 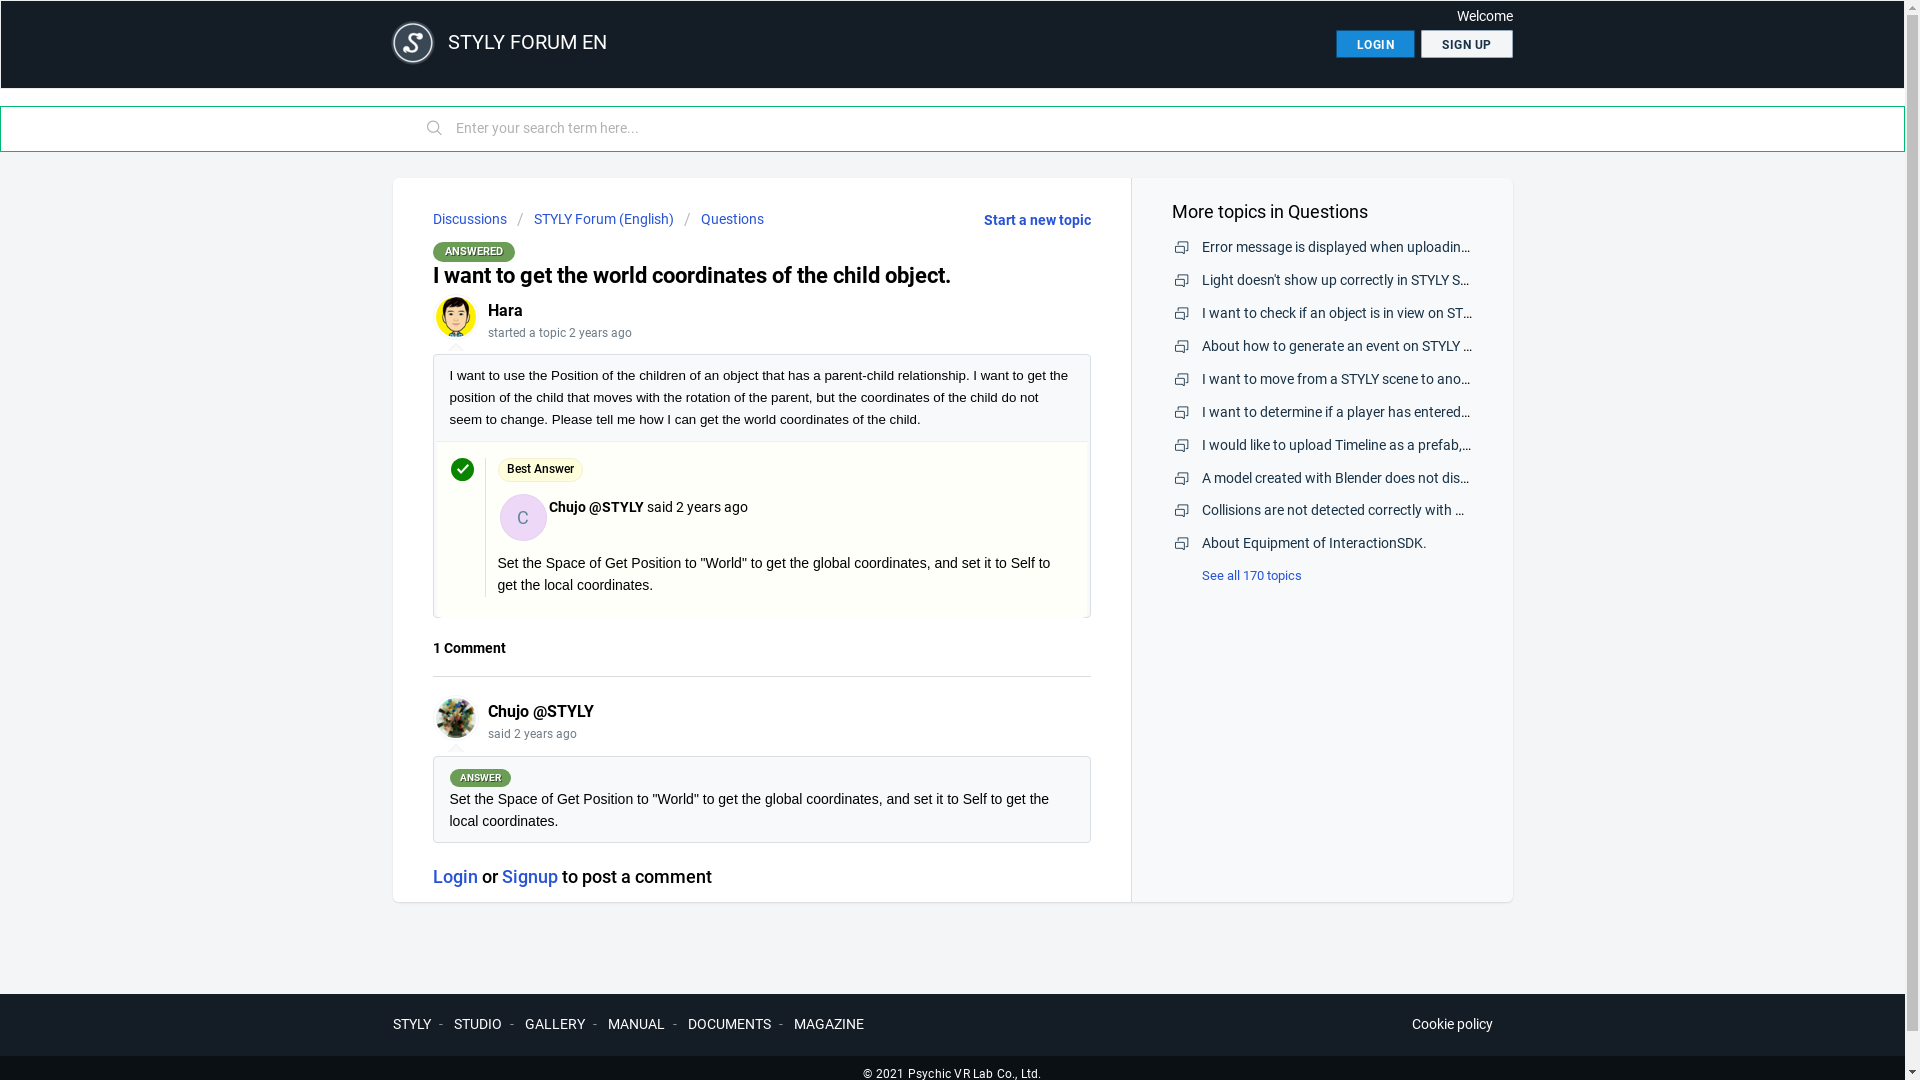 What do you see at coordinates (453, 875) in the screenshot?
I see `'Login'` at bounding box center [453, 875].